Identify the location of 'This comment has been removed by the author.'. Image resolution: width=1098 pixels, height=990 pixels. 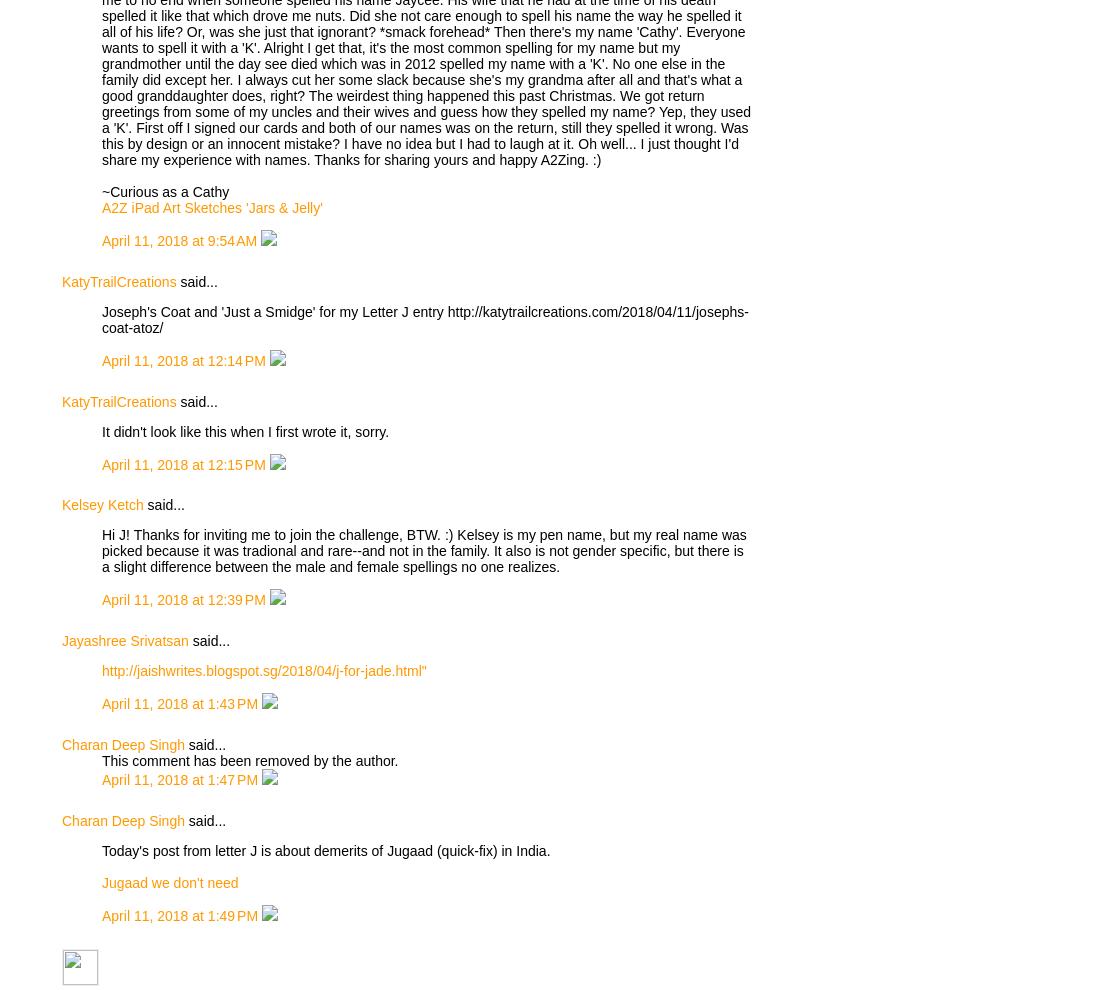
(249, 761).